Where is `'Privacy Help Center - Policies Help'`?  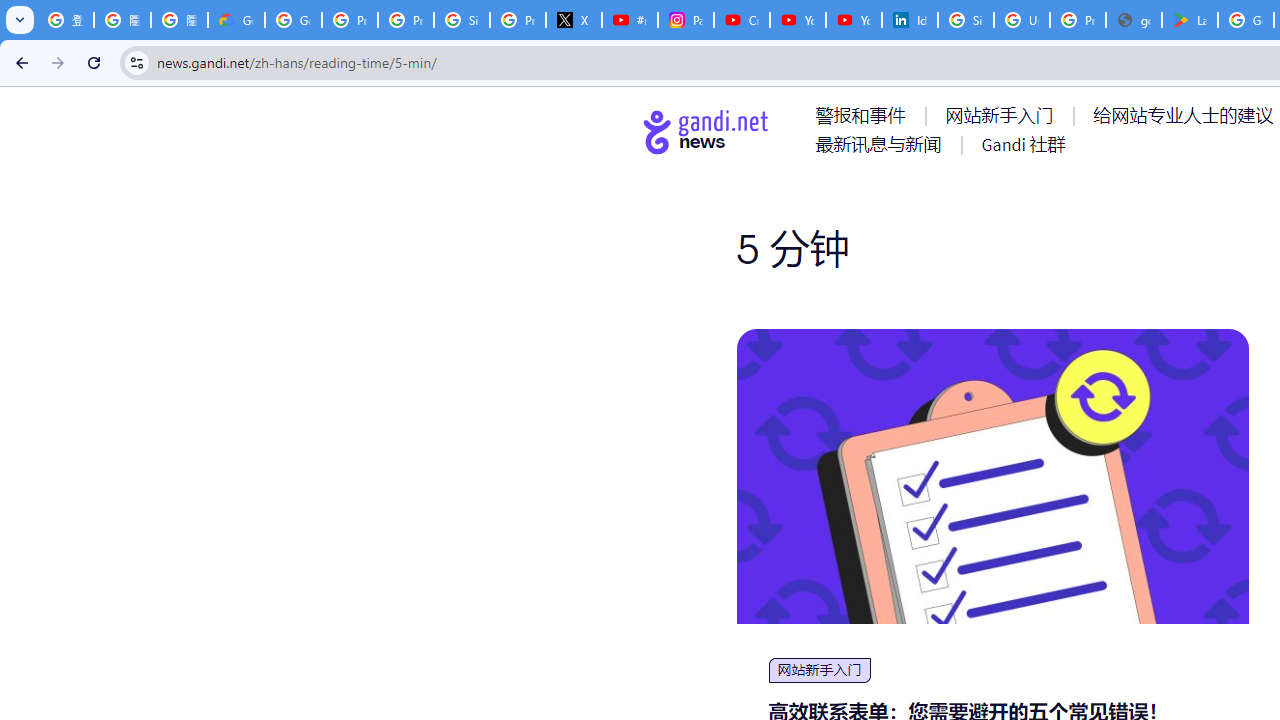 'Privacy Help Center - Policies Help' is located at coordinates (350, 20).